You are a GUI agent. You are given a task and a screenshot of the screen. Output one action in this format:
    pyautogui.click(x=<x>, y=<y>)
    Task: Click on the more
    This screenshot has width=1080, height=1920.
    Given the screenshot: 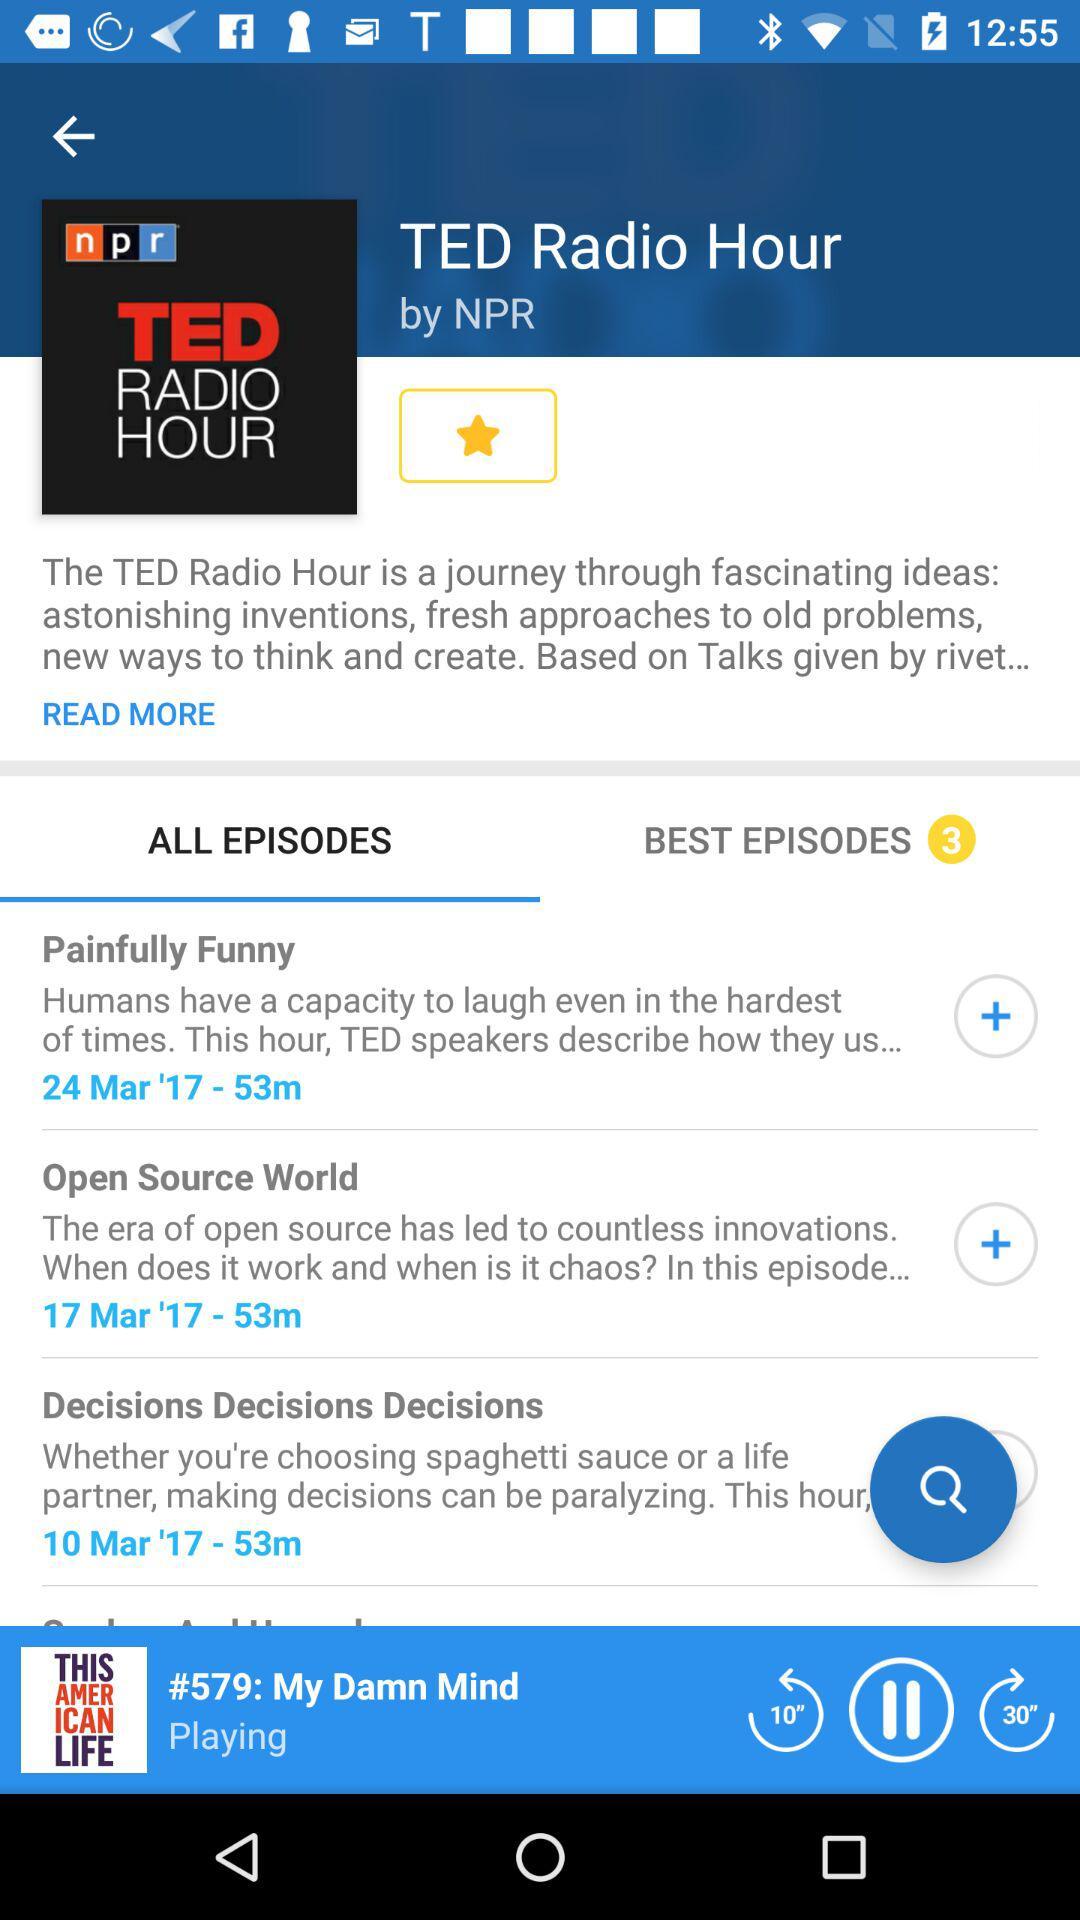 What is the action you would take?
    pyautogui.click(x=995, y=1243)
    